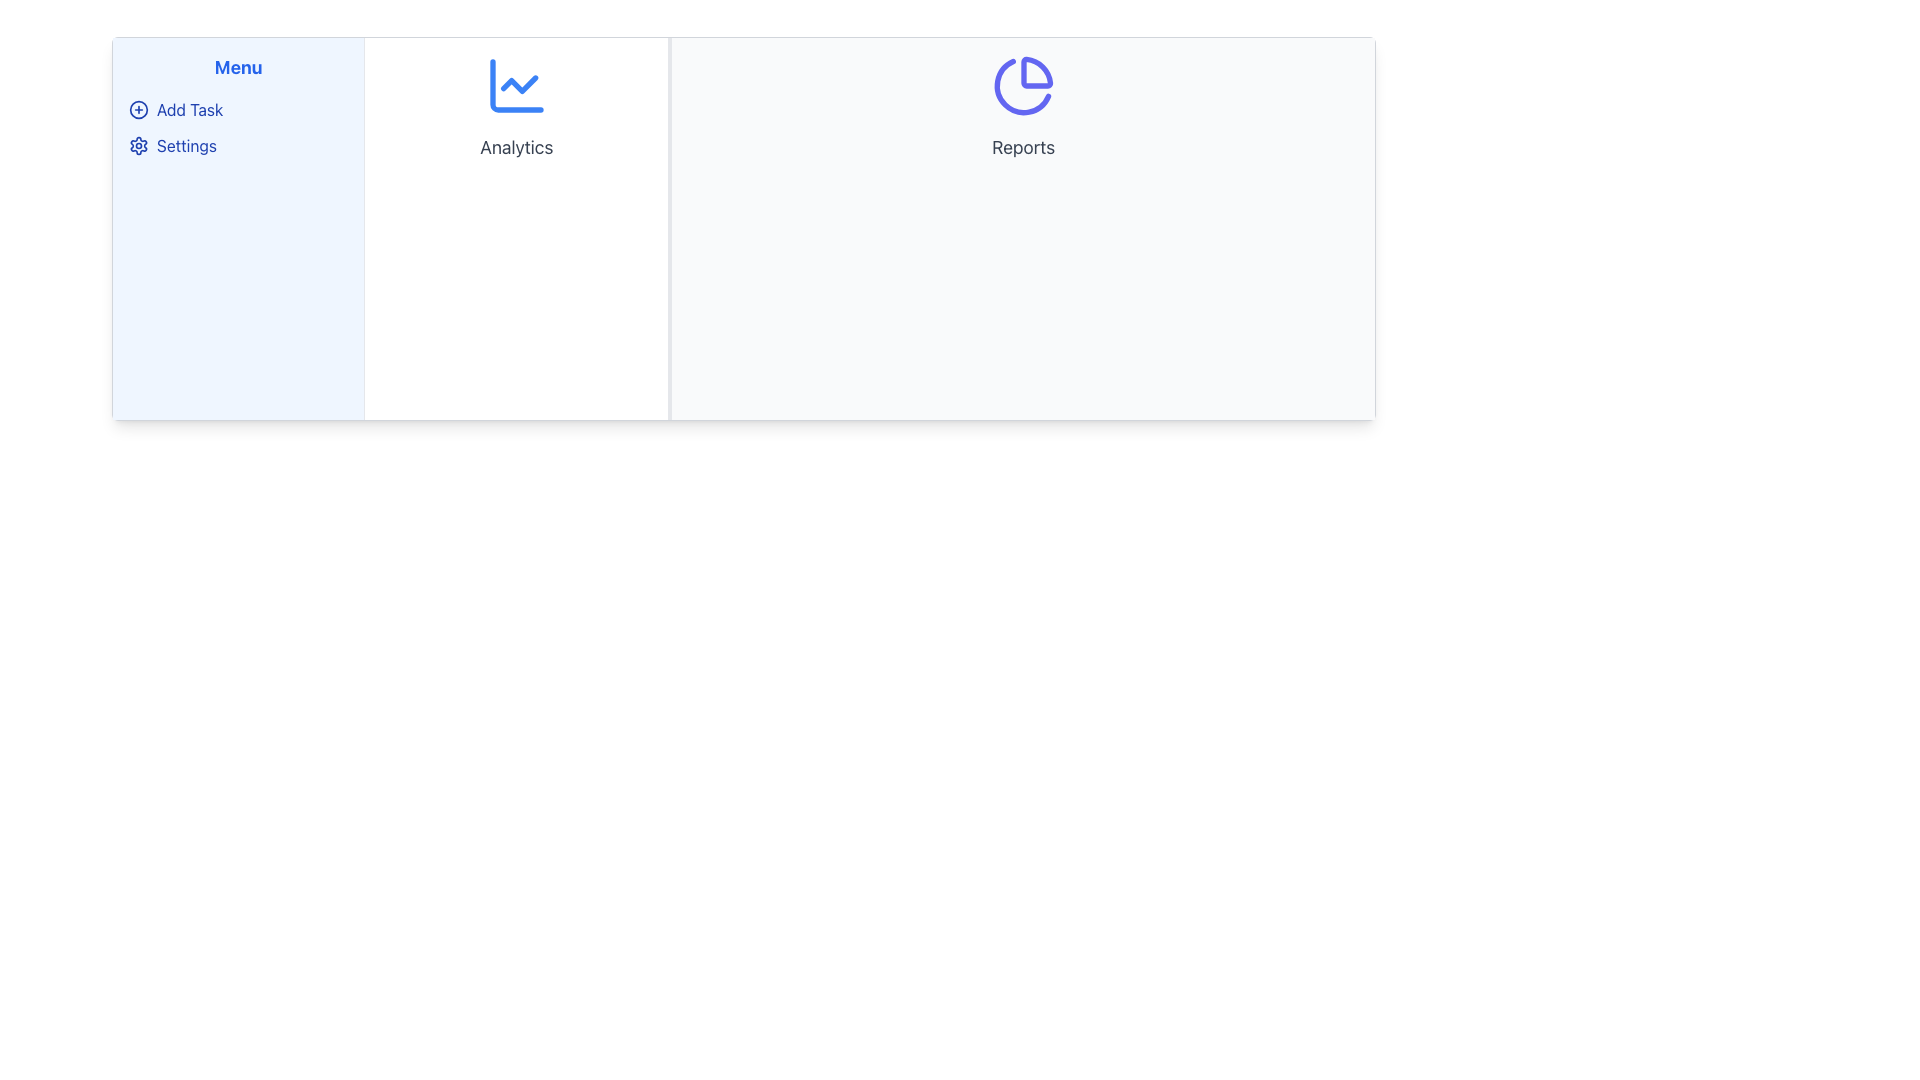  Describe the element at coordinates (516, 227) in the screenshot. I see `the first Card Component located in the leftmost third of the area below the navigation menu` at that location.